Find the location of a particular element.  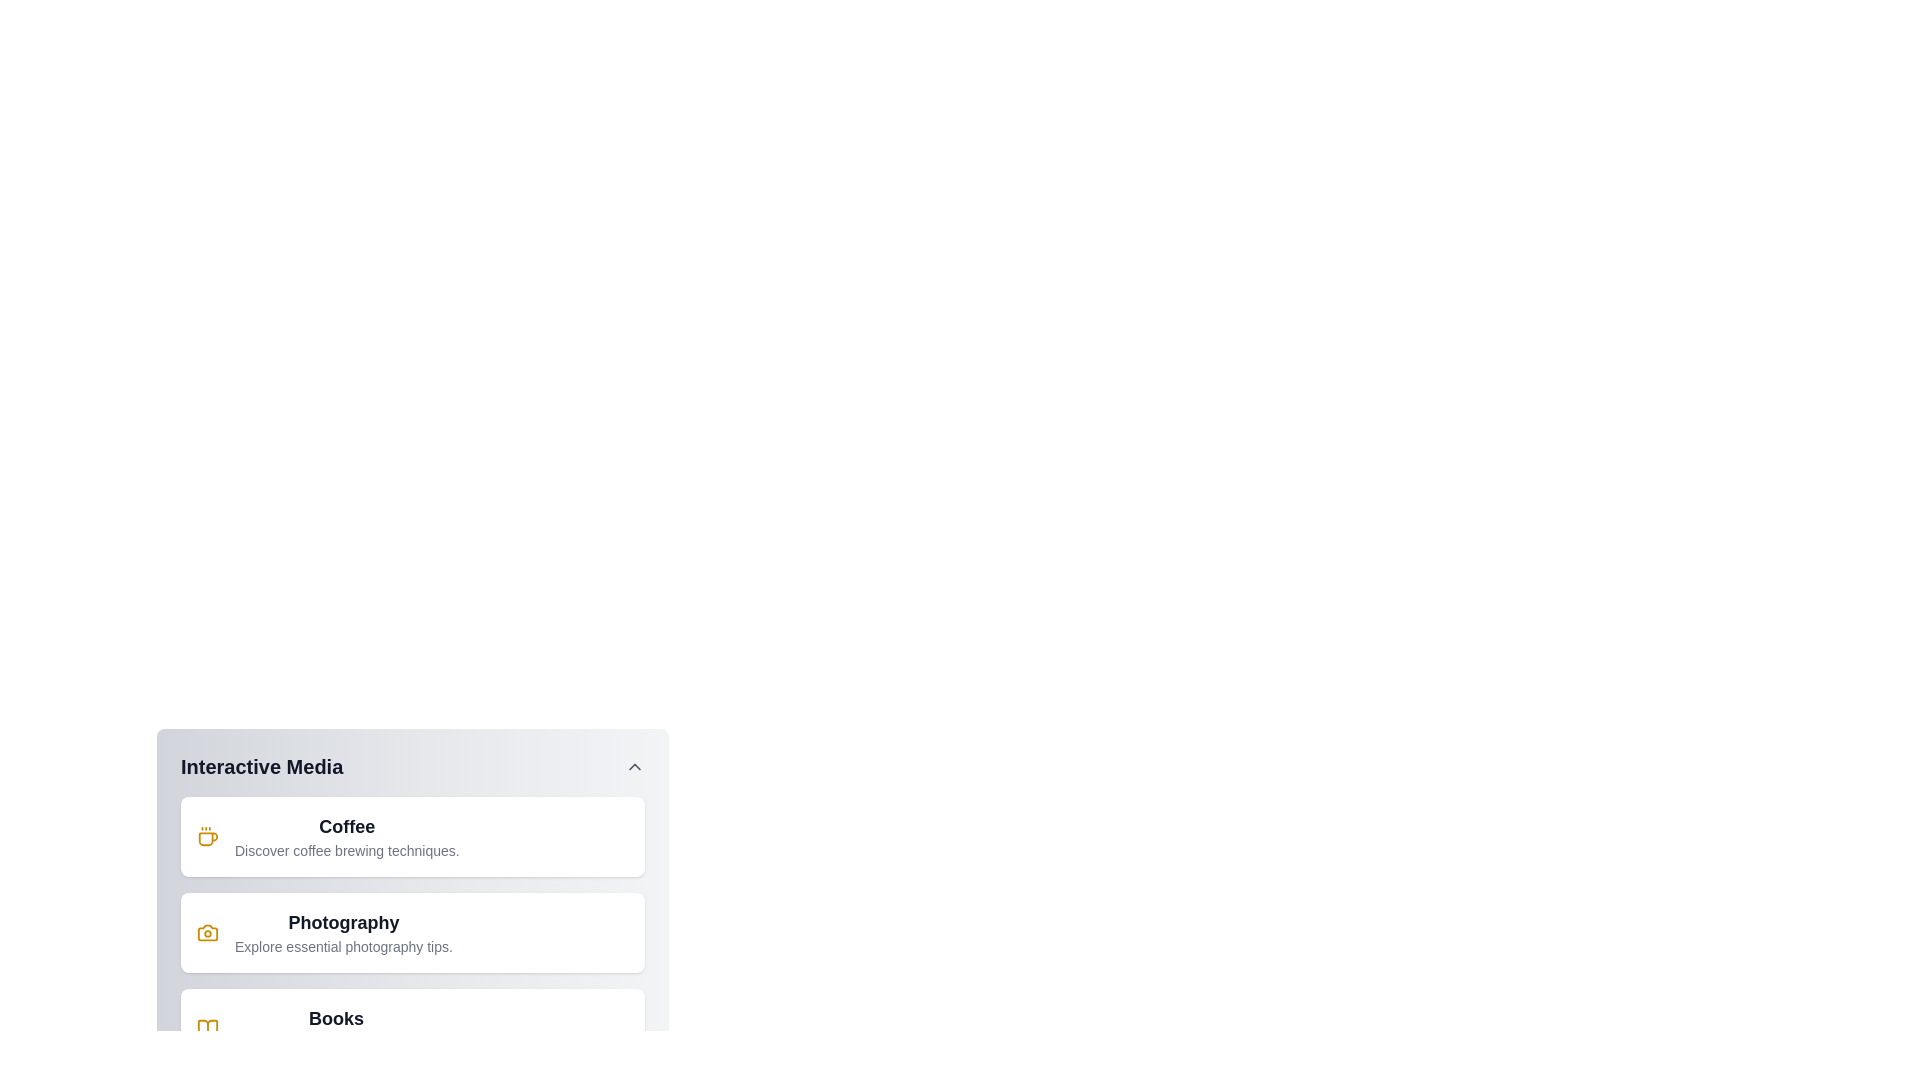

the menu item Photography from the InteractiveMediaMenu is located at coordinates (411, 933).